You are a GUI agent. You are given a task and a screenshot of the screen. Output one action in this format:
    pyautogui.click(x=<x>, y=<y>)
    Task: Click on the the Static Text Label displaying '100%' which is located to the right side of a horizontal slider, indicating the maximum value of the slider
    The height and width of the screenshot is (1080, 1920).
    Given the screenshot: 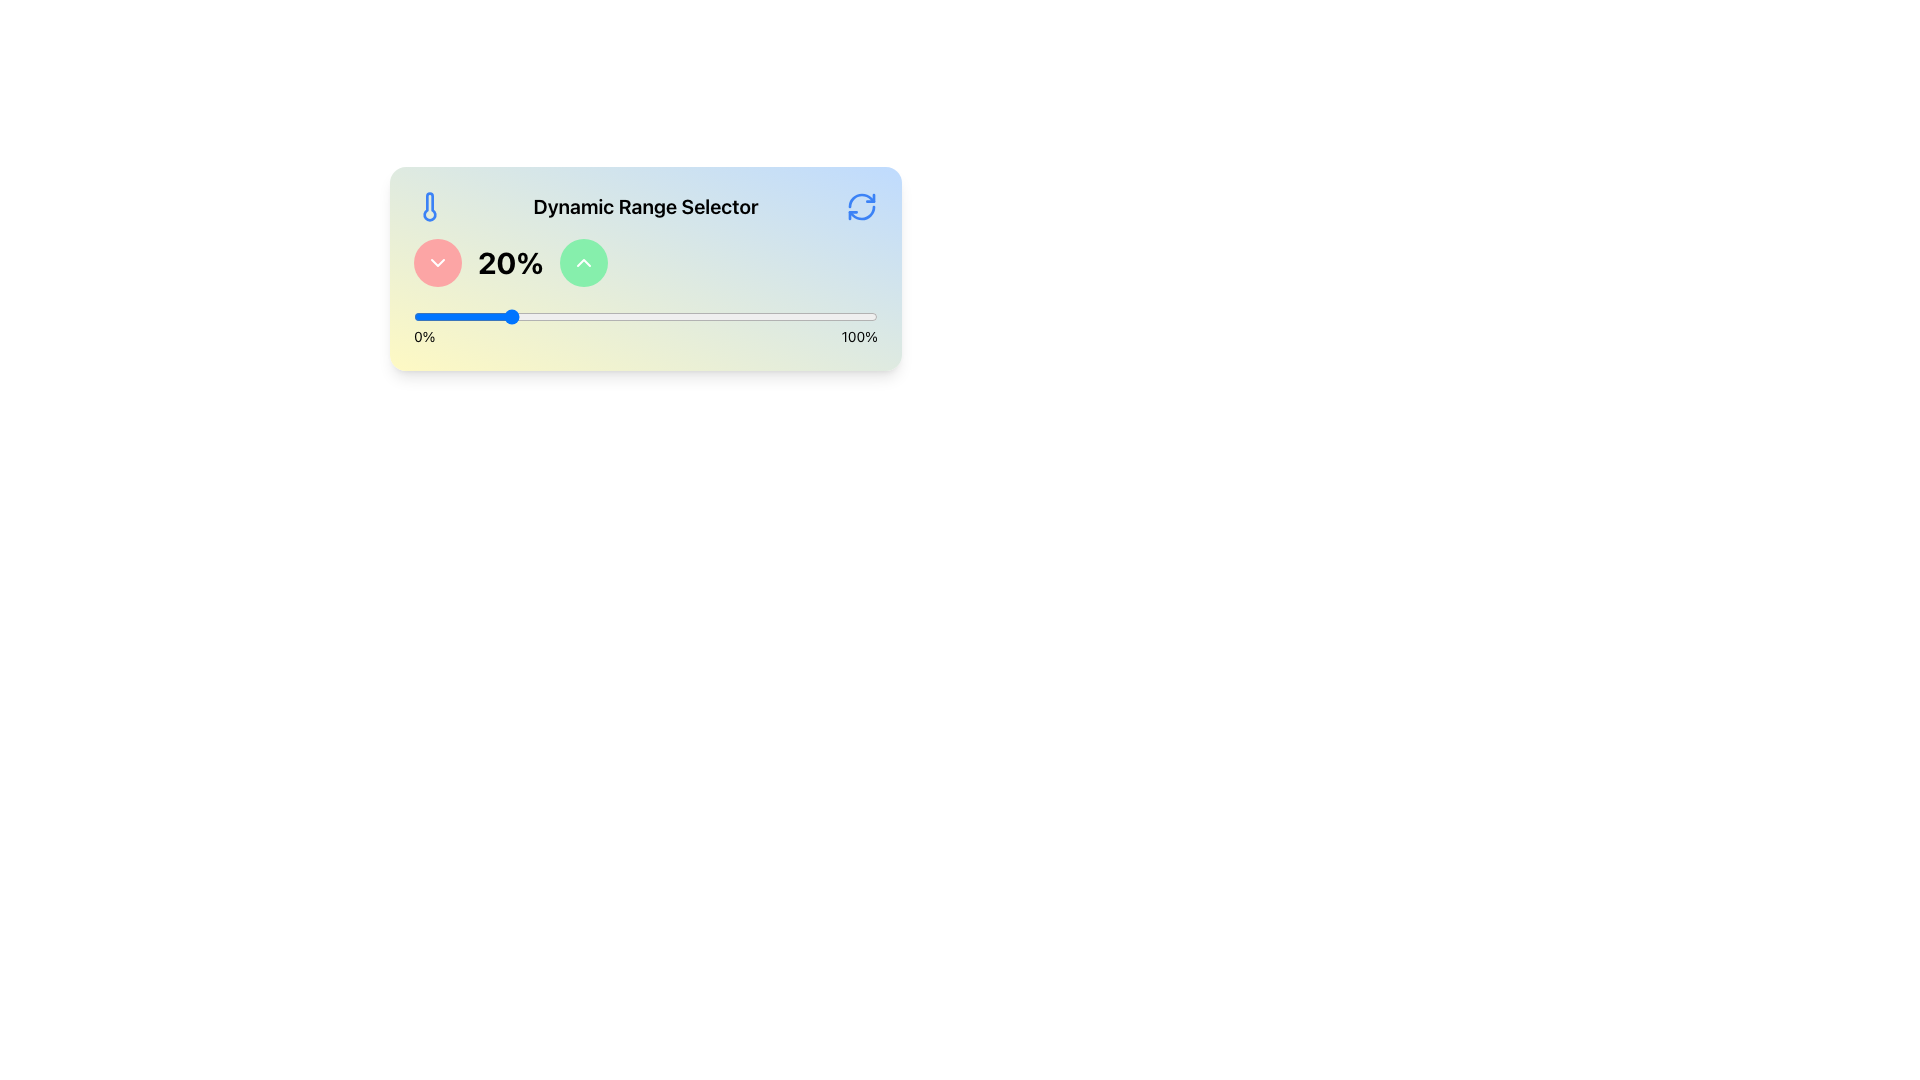 What is the action you would take?
    pyautogui.click(x=859, y=335)
    